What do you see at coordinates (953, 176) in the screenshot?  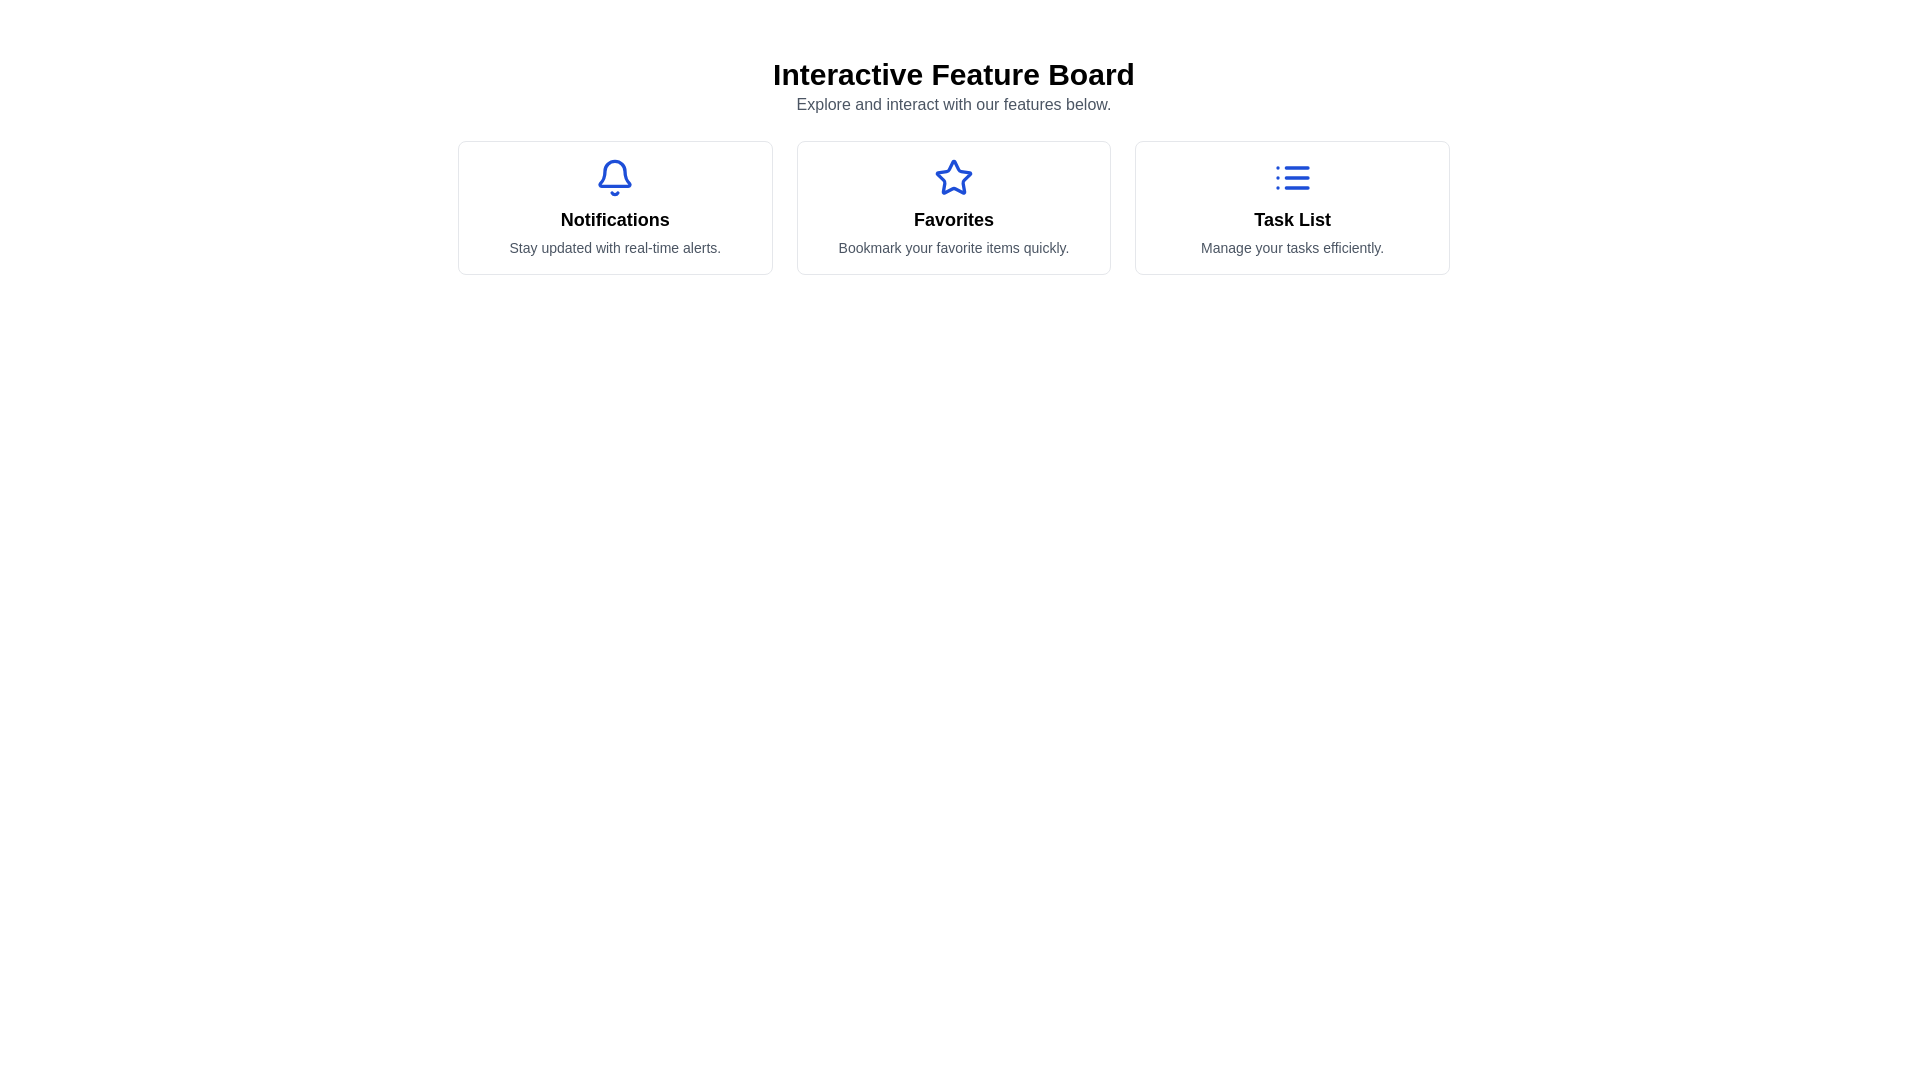 I see `the star icon representing the favorites functionality, located at the center of the 'Favorites' card in a three-card layout` at bounding box center [953, 176].